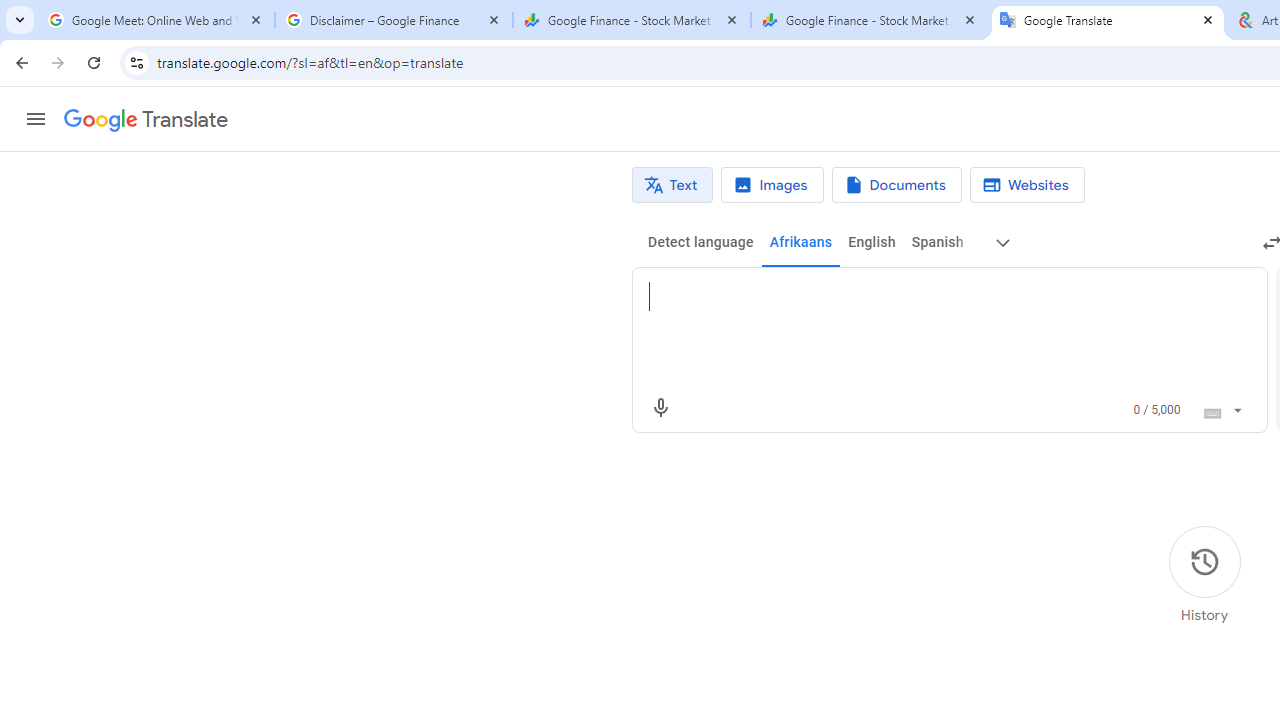  I want to click on 'Spanish', so click(935, 242).